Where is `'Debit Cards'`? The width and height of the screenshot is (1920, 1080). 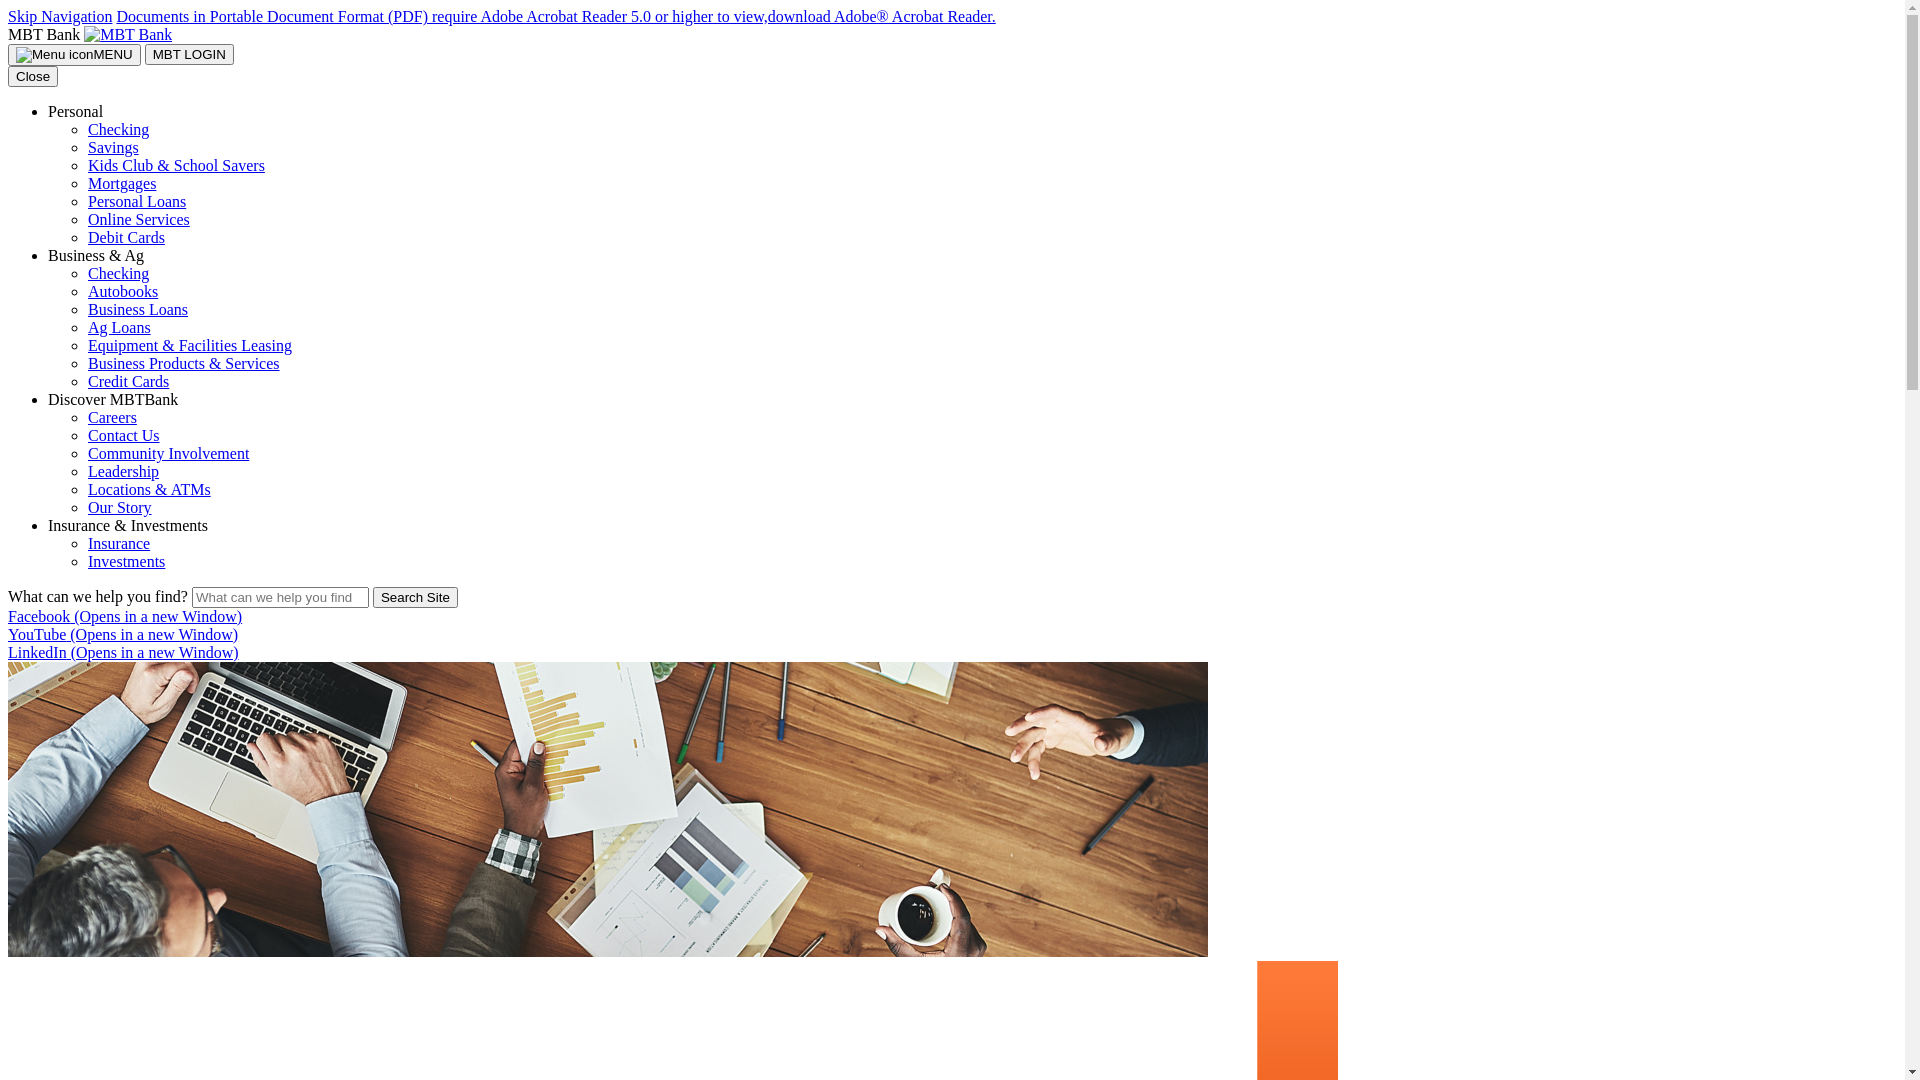 'Debit Cards' is located at coordinates (125, 236).